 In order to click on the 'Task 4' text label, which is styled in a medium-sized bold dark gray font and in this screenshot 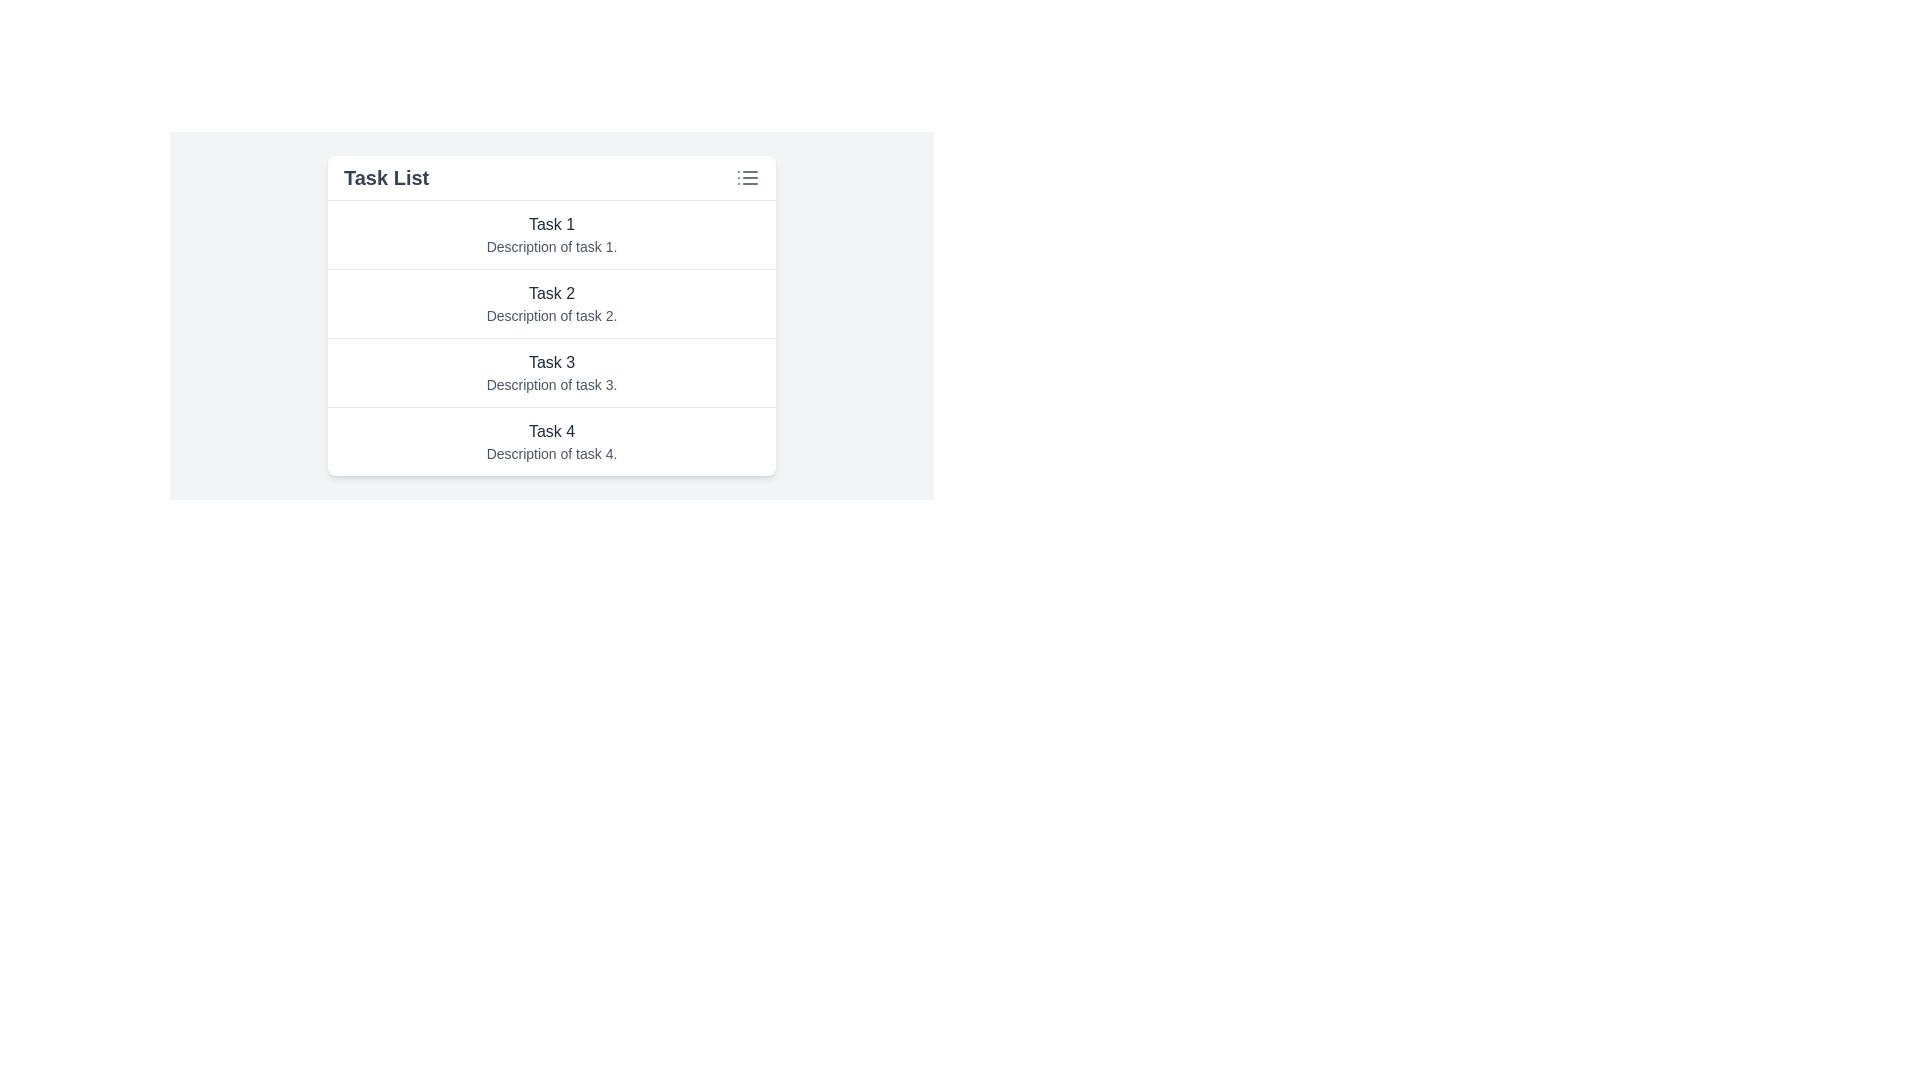, I will do `click(552, 431)`.